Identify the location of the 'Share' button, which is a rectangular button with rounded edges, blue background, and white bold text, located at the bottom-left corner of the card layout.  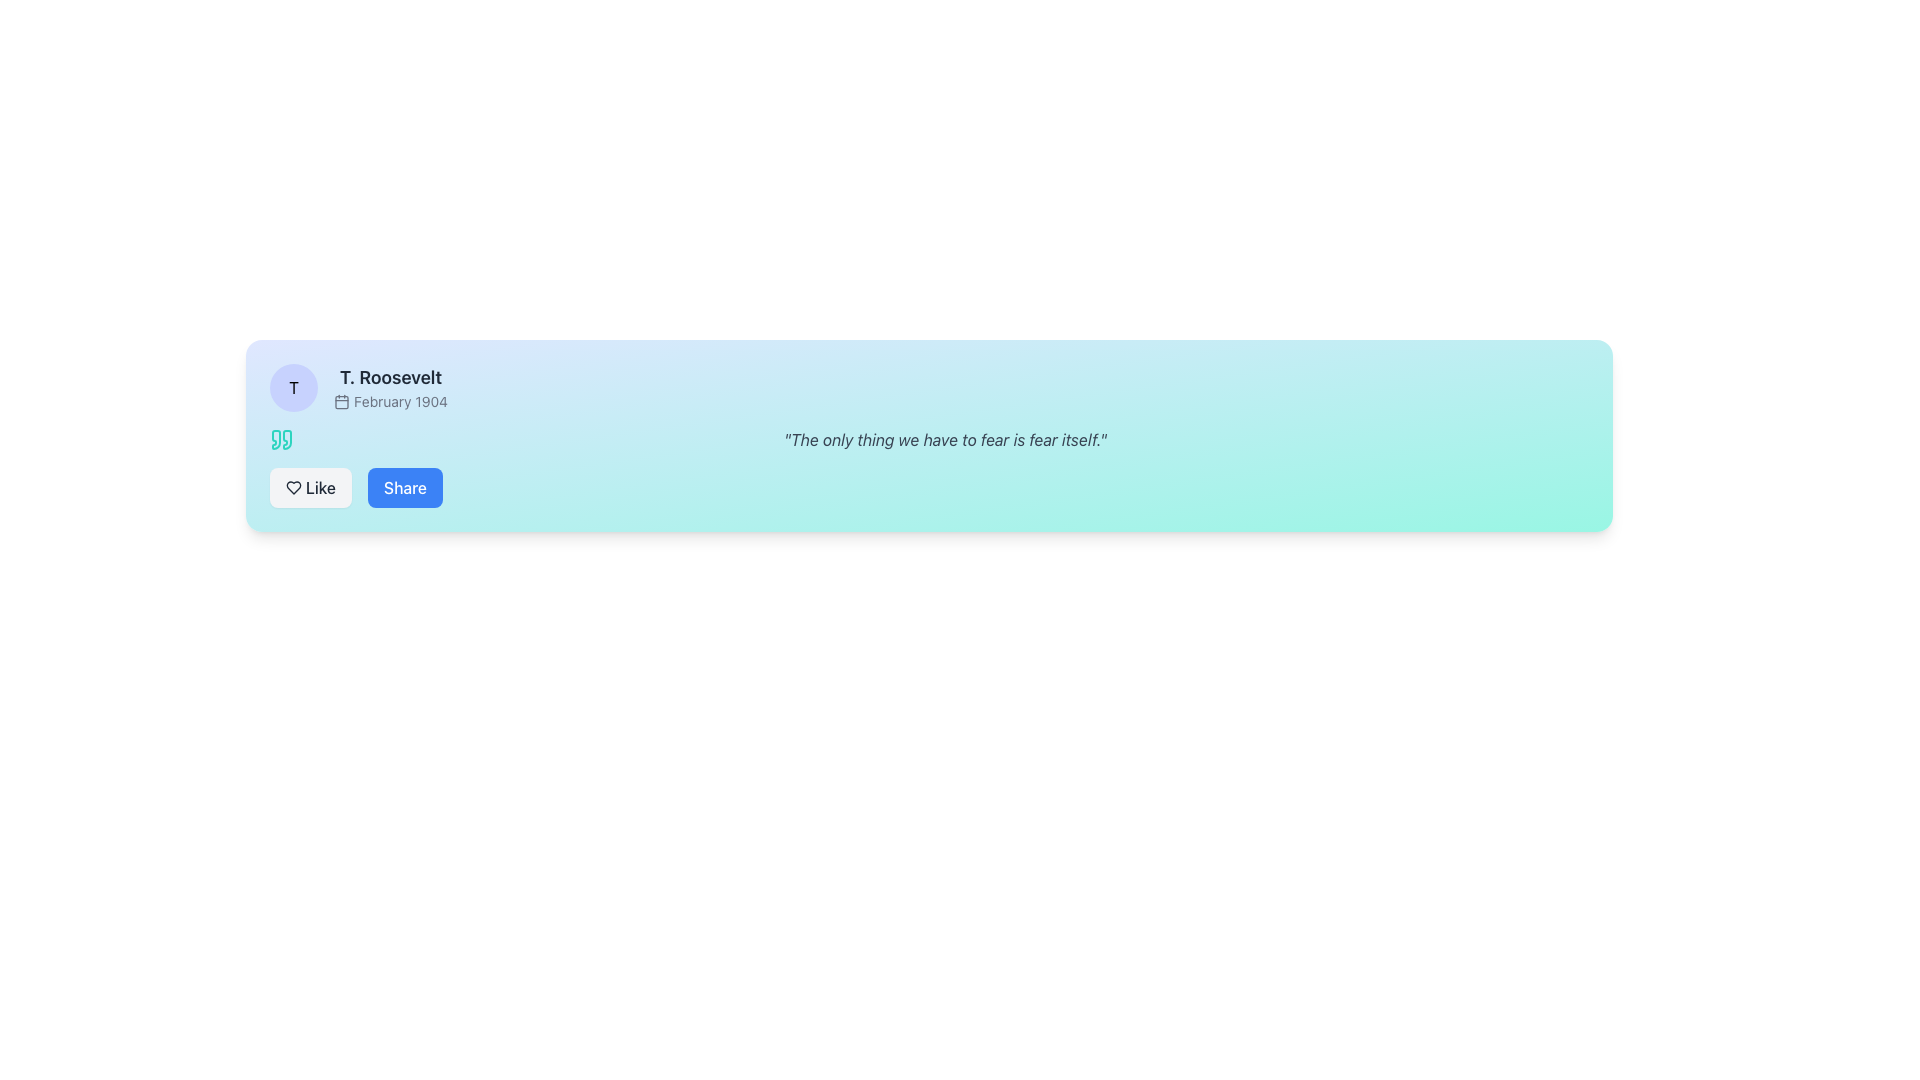
(404, 488).